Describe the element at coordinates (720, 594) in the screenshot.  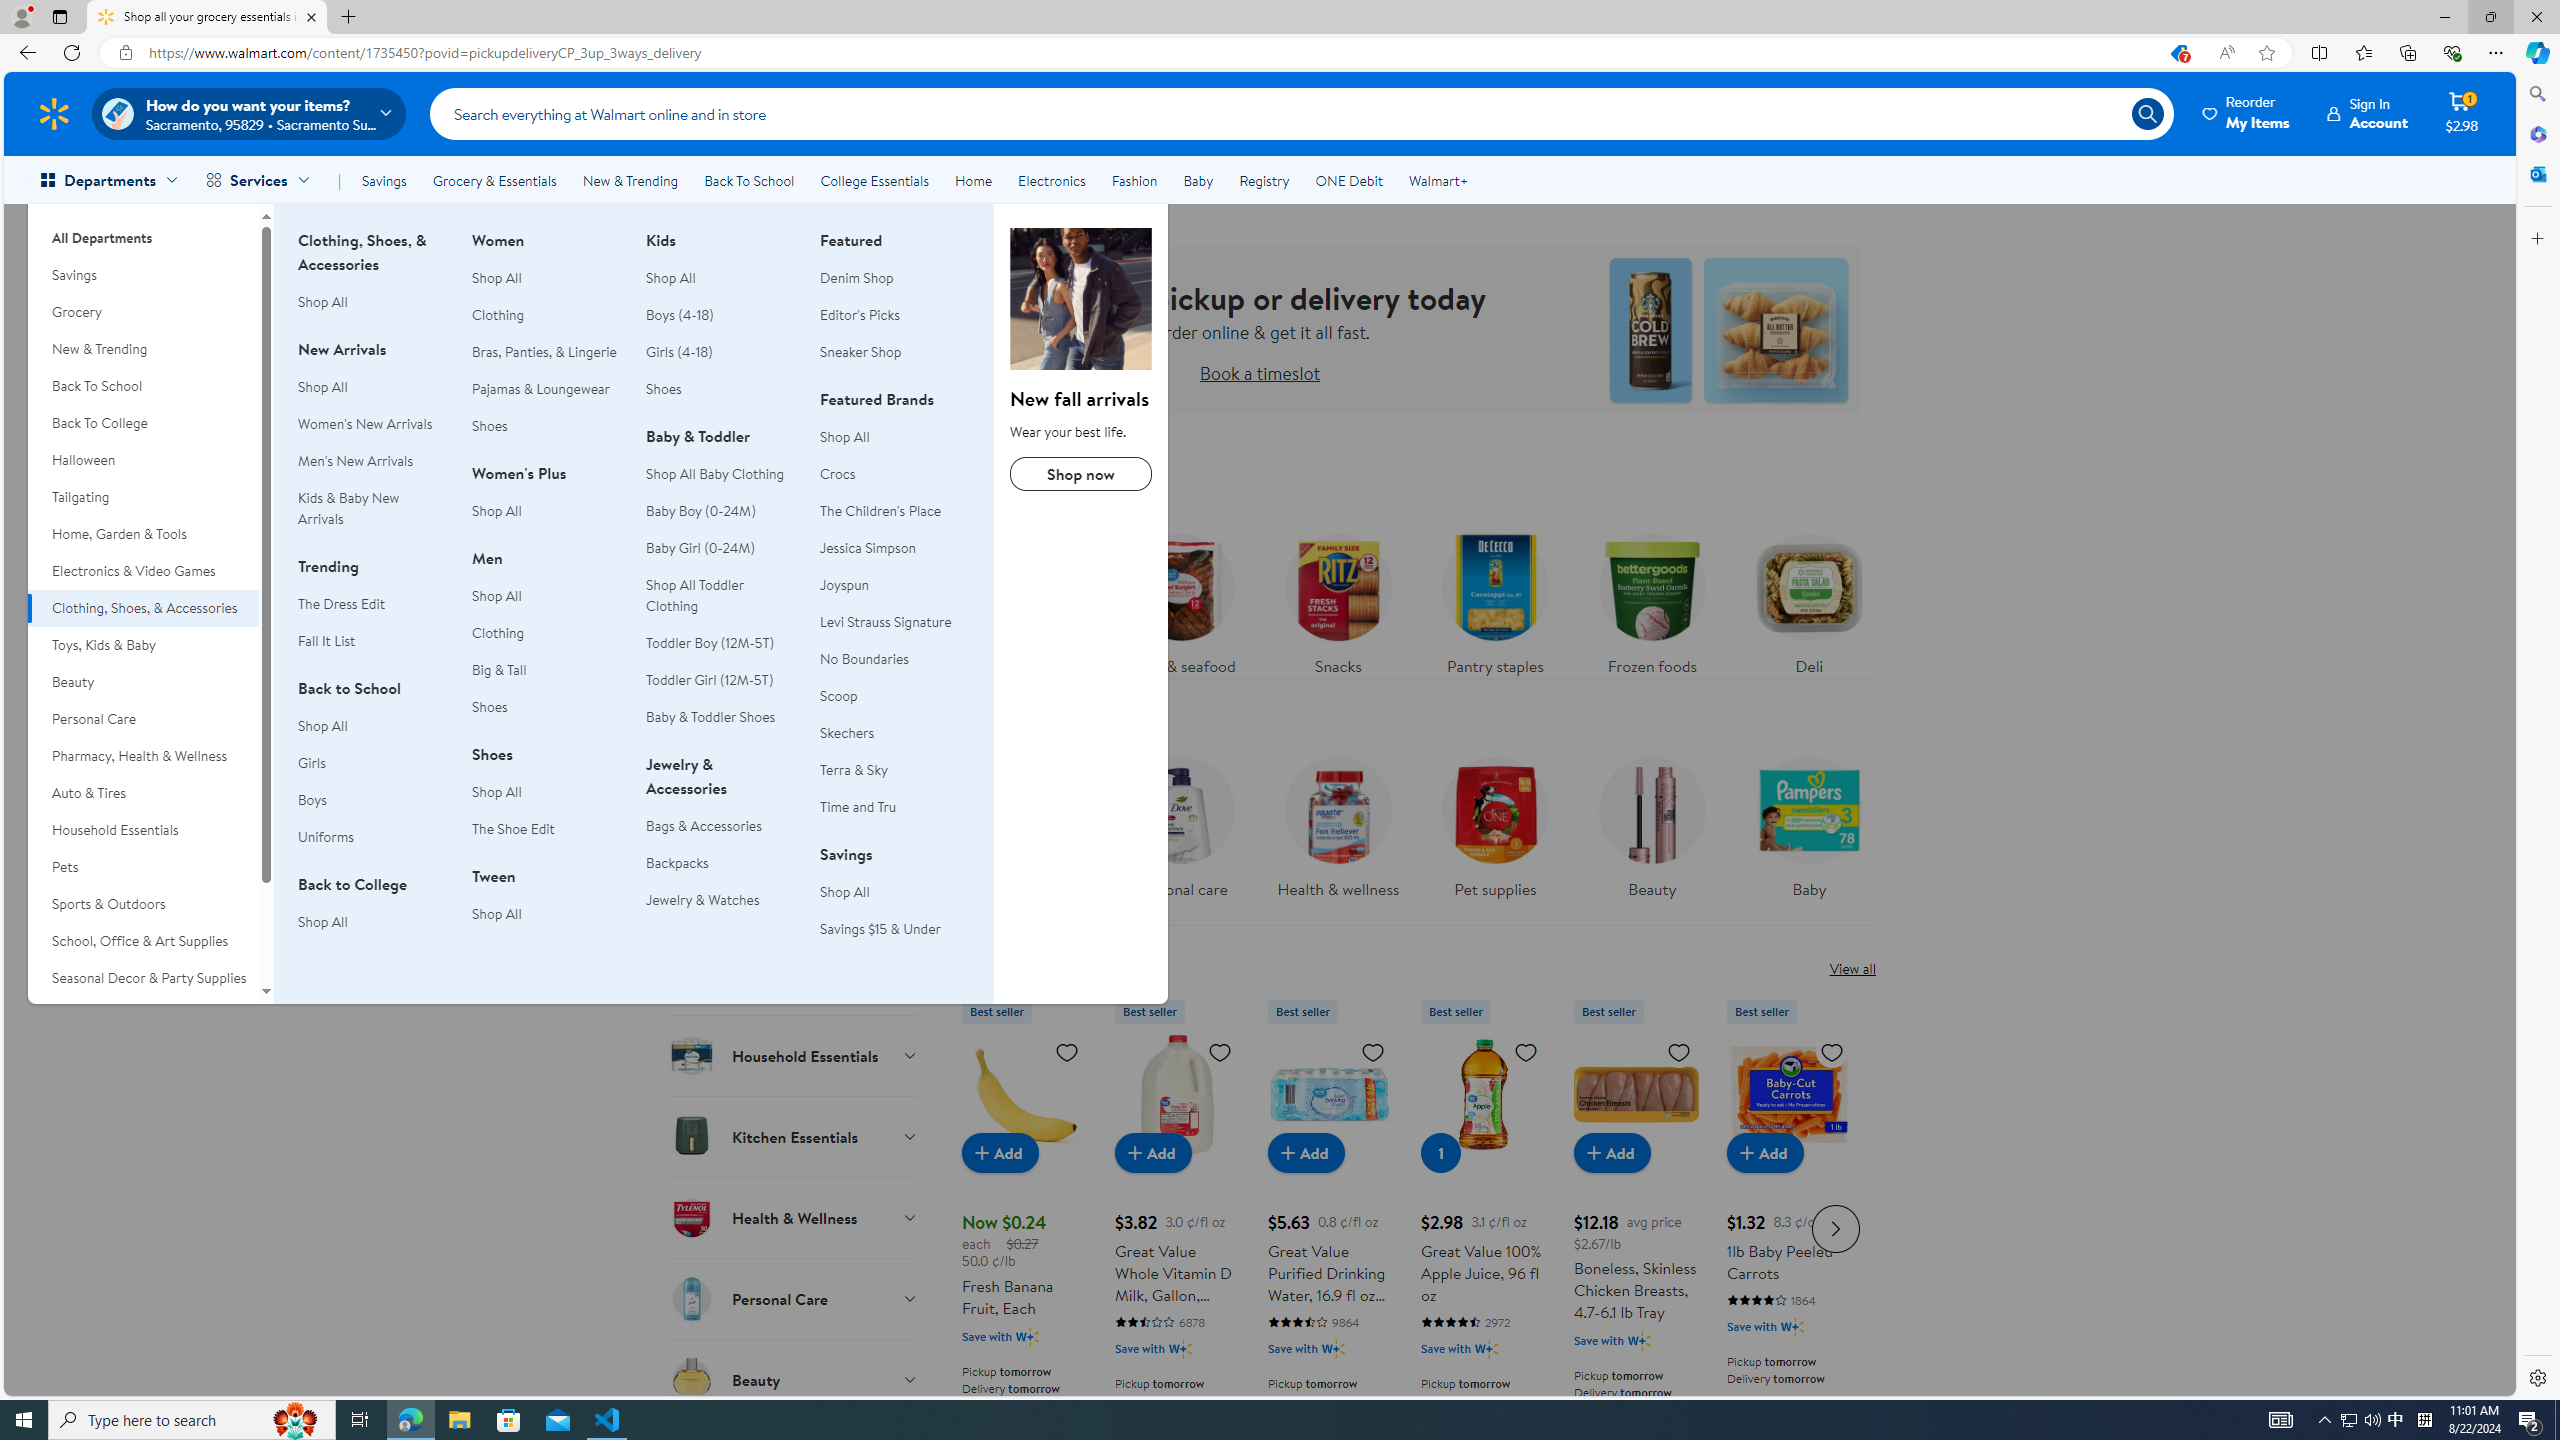
I see `'Shop All Toddler Clothing'` at that location.